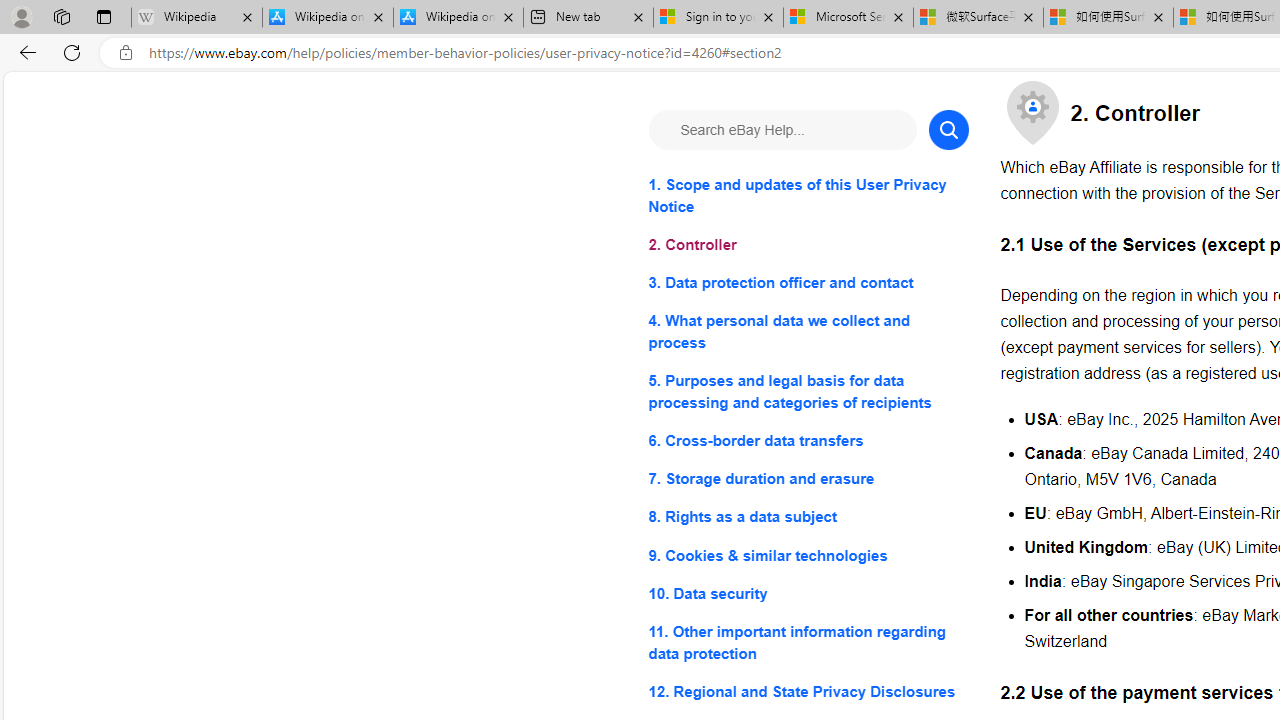 This screenshot has width=1280, height=720. What do you see at coordinates (808, 516) in the screenshot?
I see `'8. Rights as a data subject'` at bounding box center [808, 516].